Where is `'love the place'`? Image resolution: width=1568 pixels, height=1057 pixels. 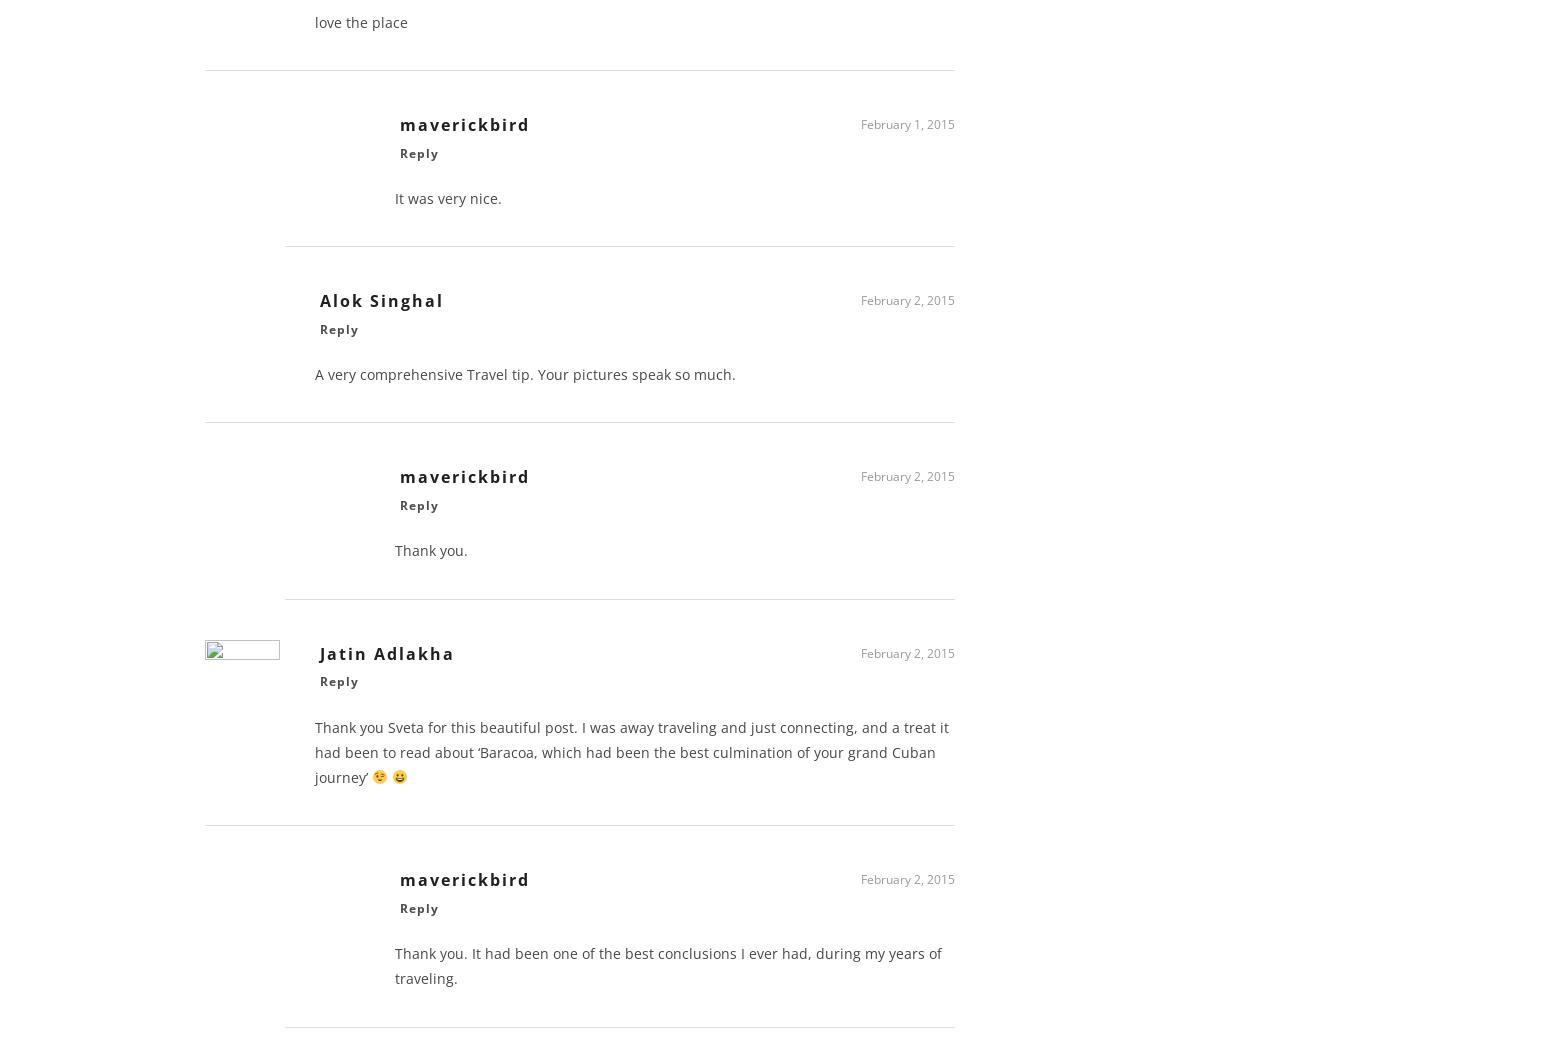 'love the place' is located at coordinates (361, 29).